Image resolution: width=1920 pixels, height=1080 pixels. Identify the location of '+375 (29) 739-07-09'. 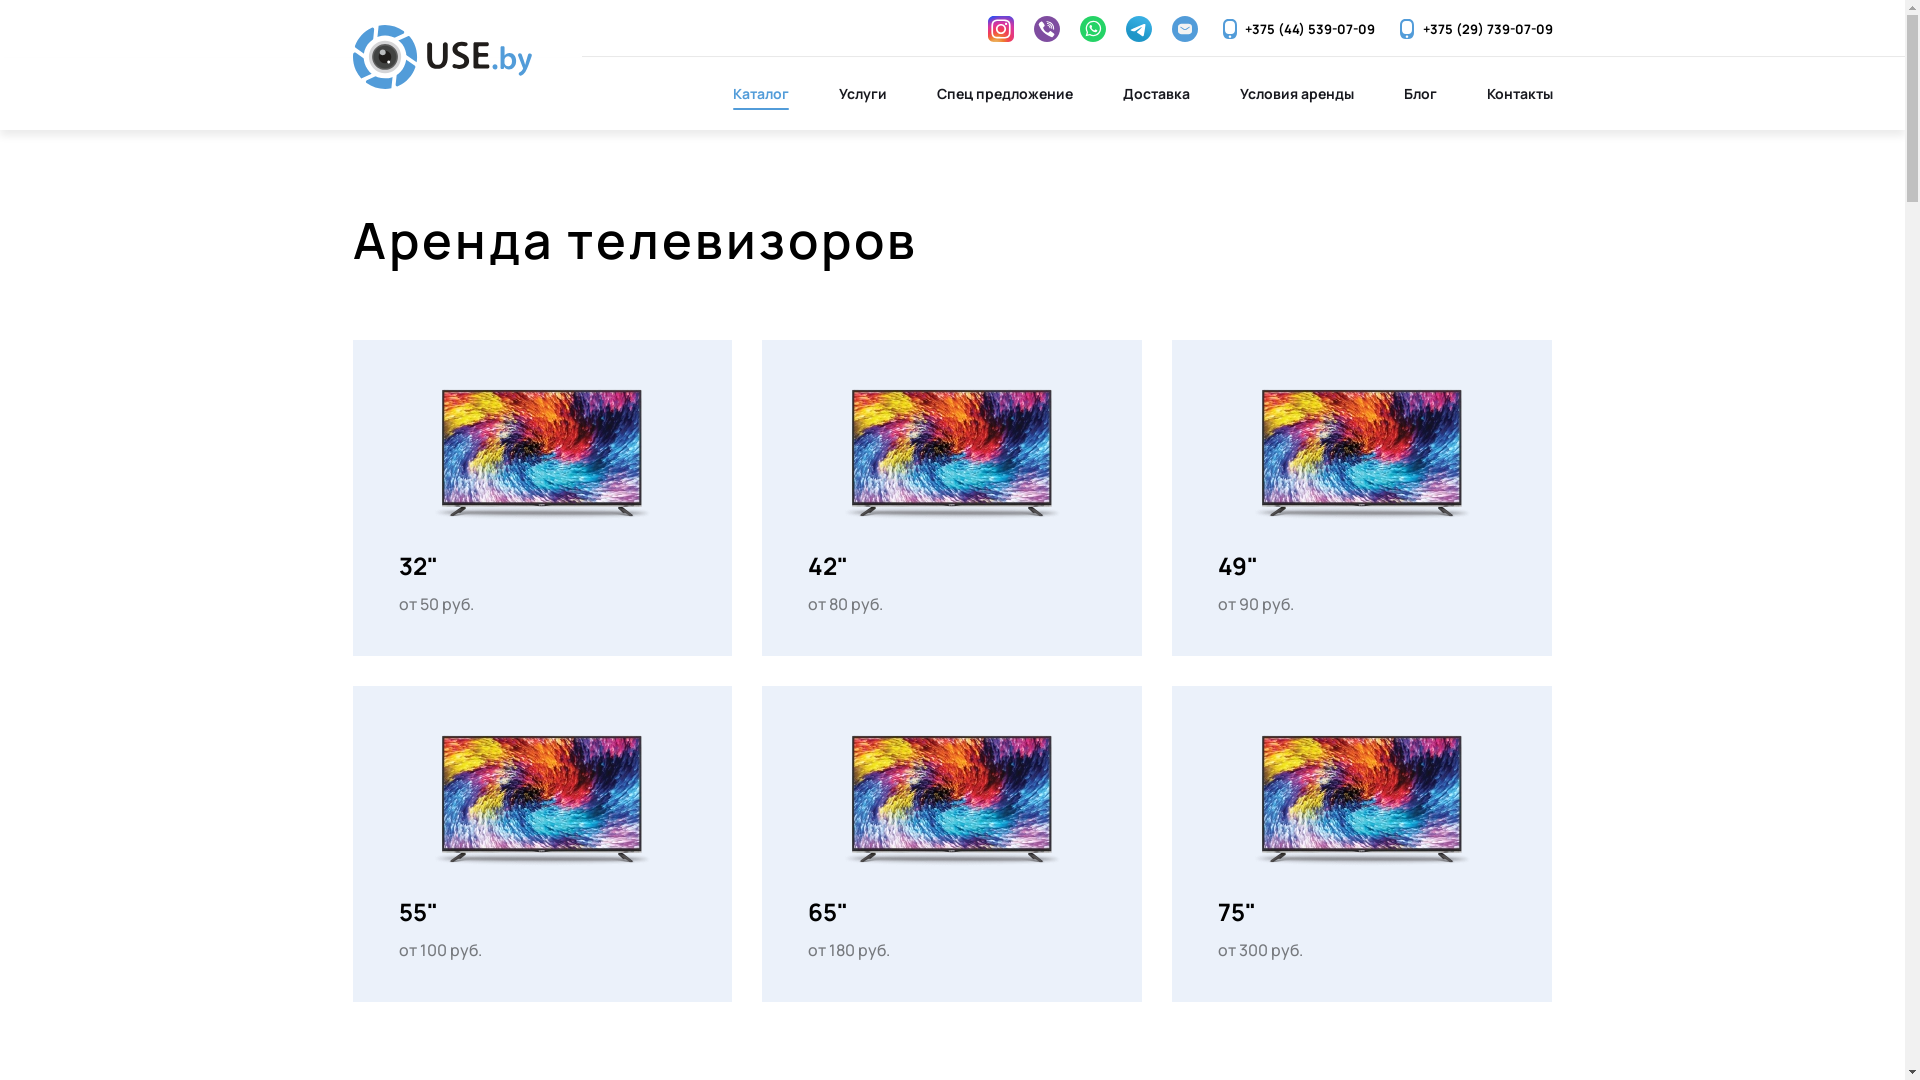
(1473, 29).